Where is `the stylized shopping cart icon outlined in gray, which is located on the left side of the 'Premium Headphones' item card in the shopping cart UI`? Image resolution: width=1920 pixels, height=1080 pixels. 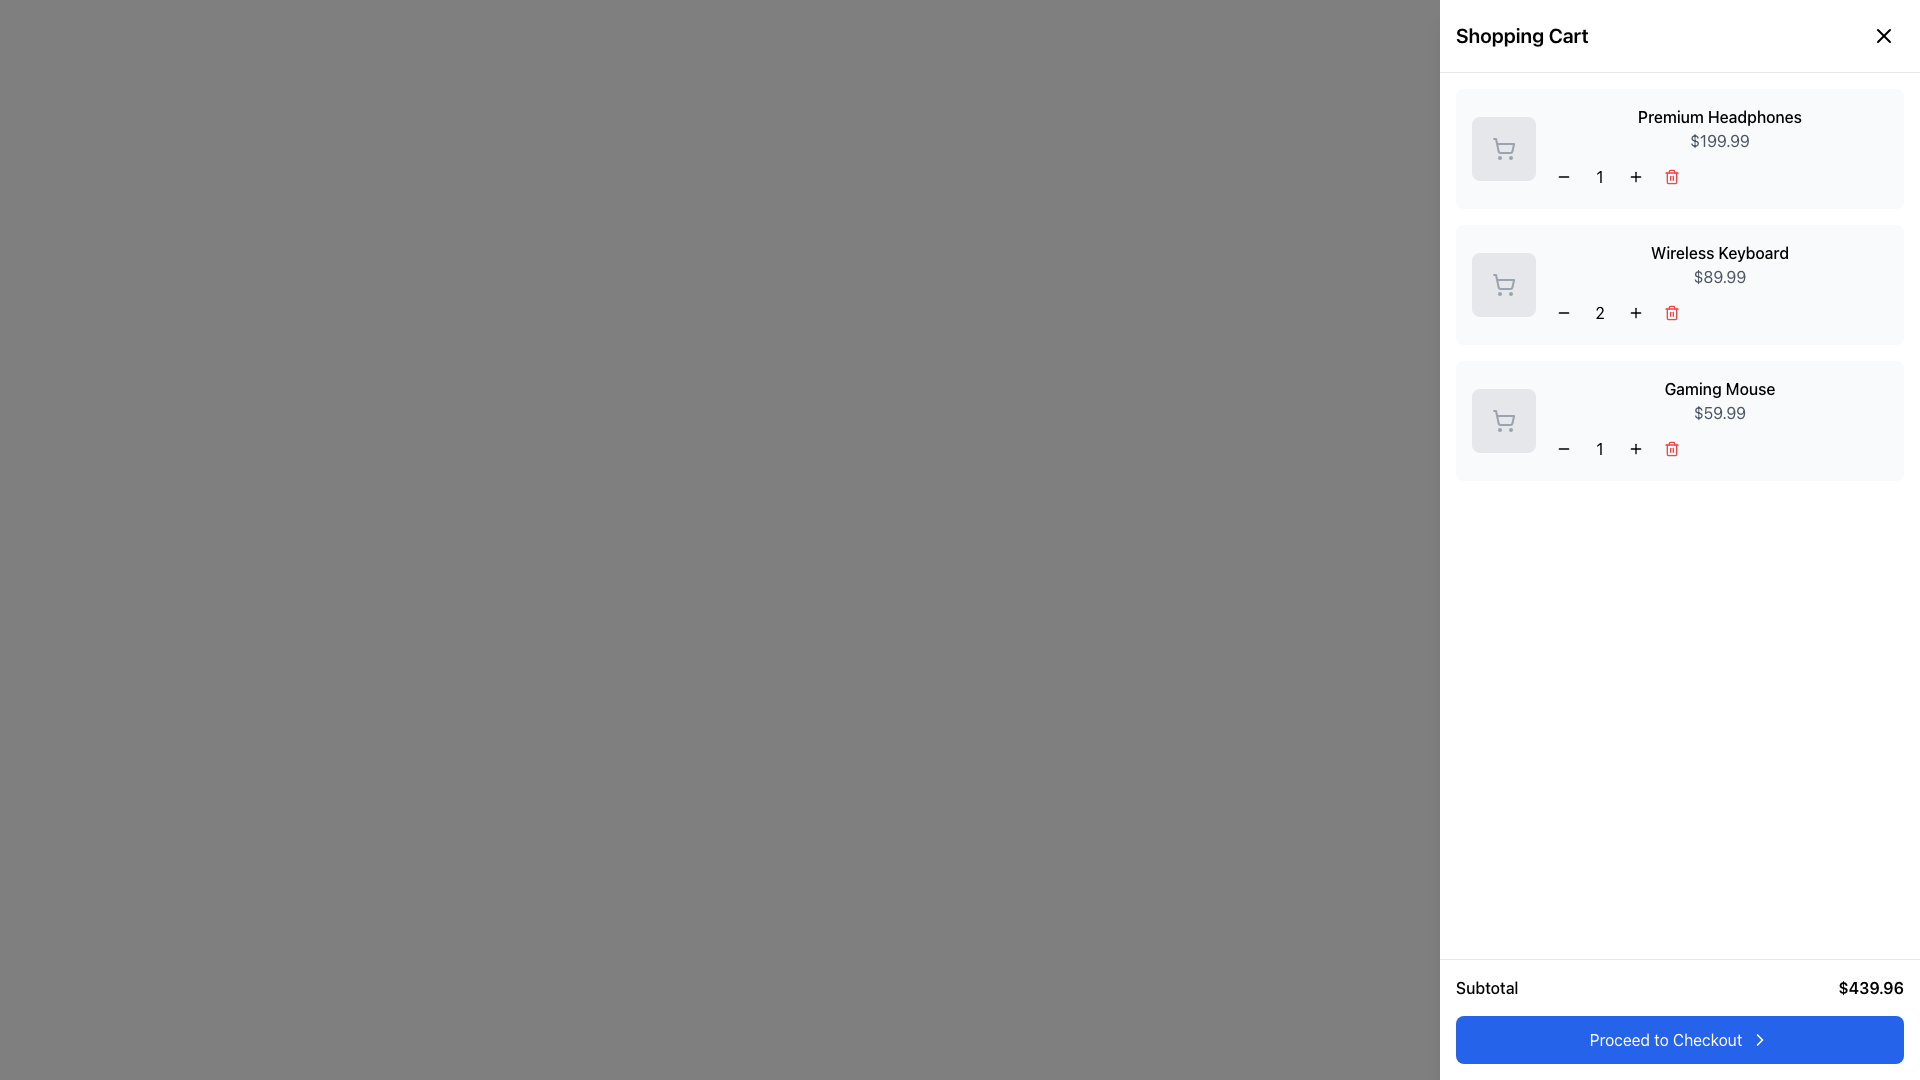
the stylized shopping cart icon outlined in gray, which is located on the left side of the 'Premium Headphones' item card in the shopping cart UI is located at coordinates (1503, 148).